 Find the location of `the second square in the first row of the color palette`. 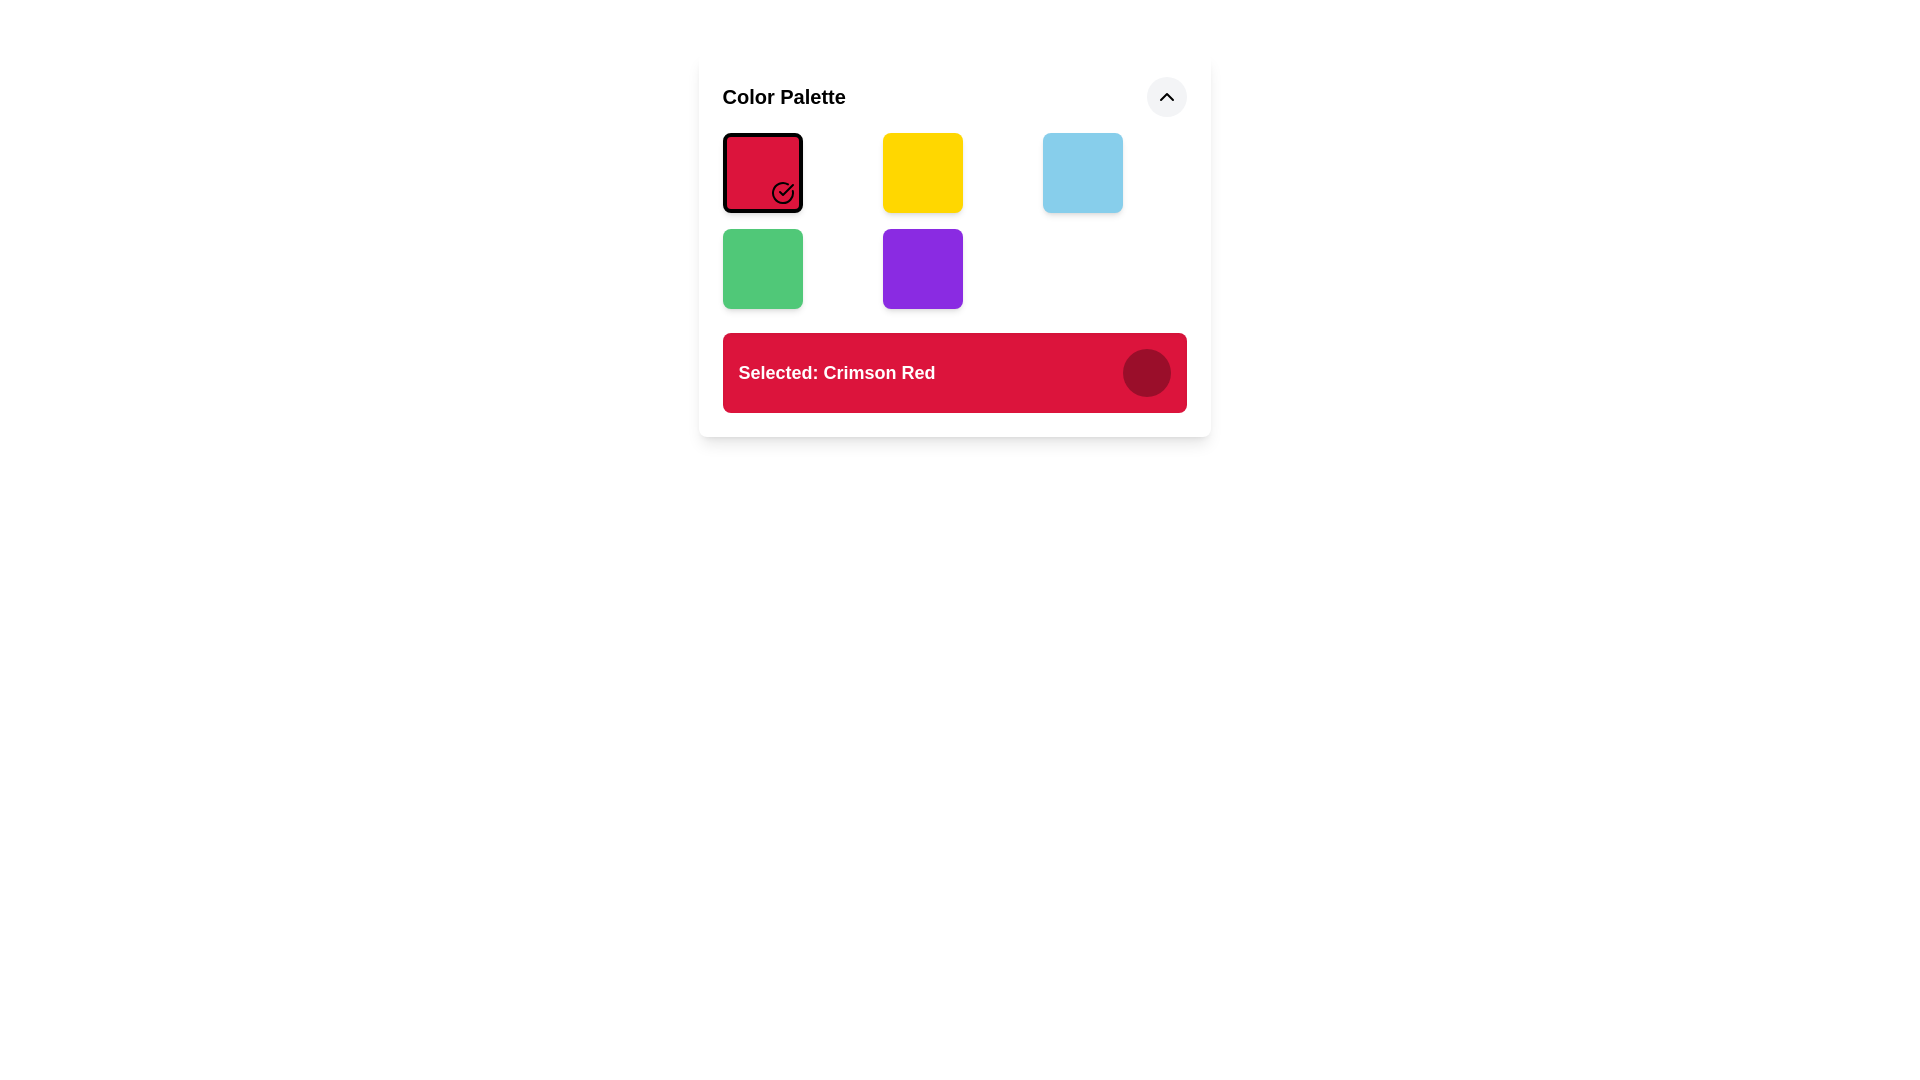

the second square in the first row of the color palette is located at coordinates (921, 172).